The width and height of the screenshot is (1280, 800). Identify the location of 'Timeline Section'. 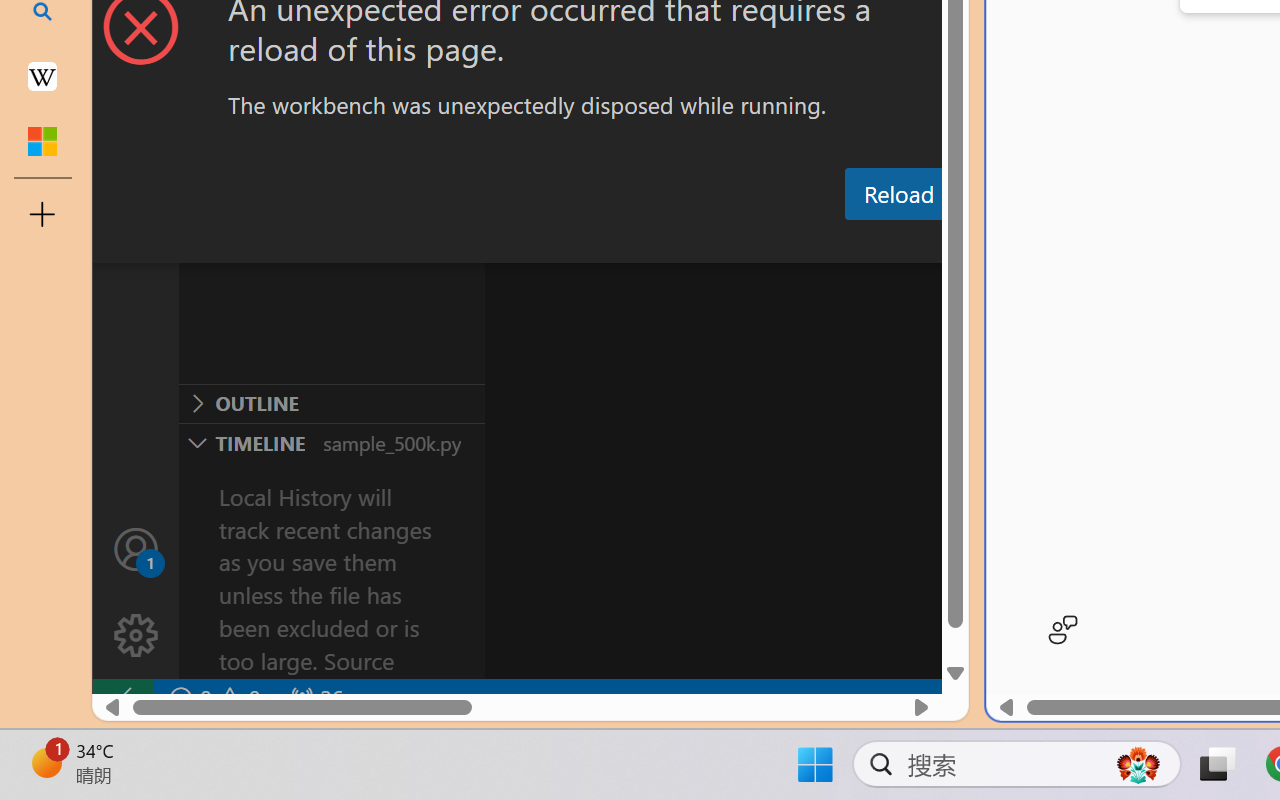
(331, 441).